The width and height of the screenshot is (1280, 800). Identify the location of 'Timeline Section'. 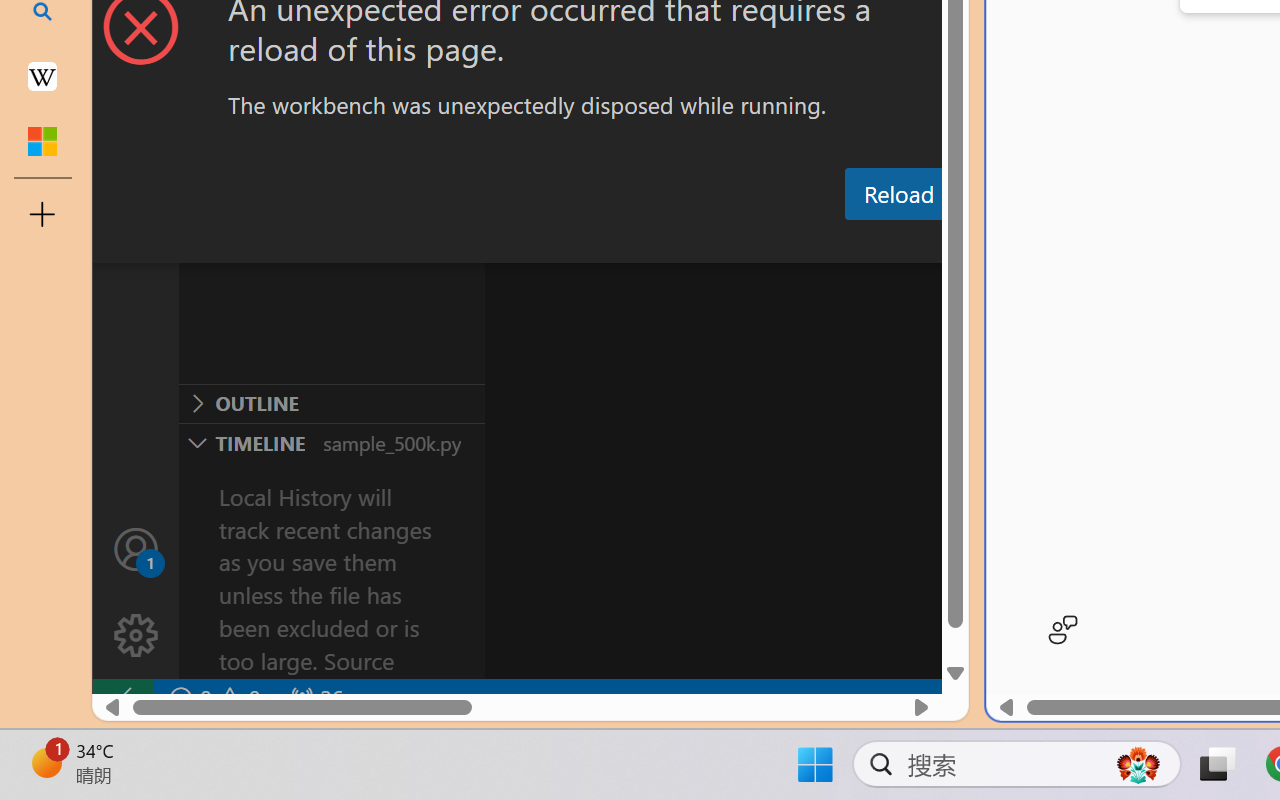
(331, 441).